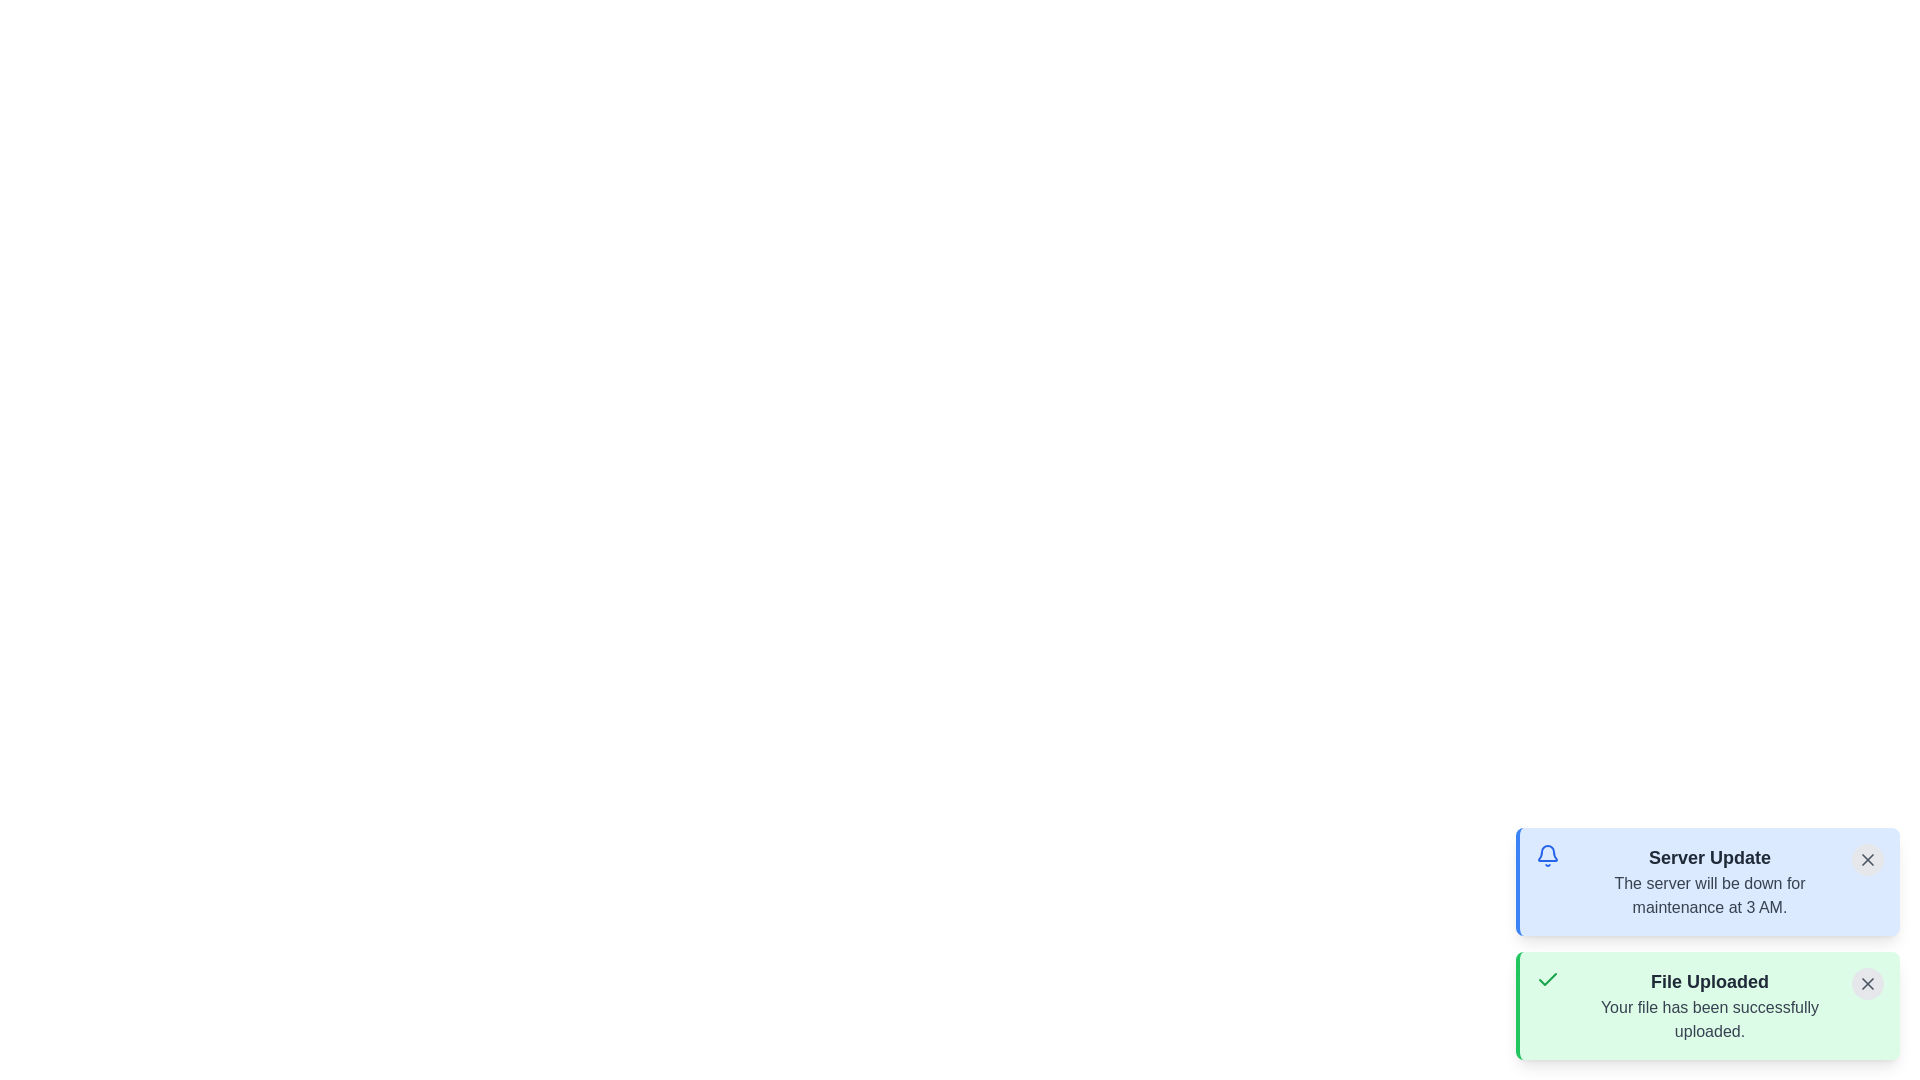  I want to click on the circular close icon button with a cross symbol located in the top-right corner of the 'Server Update' notification card, so click(1866, 859).